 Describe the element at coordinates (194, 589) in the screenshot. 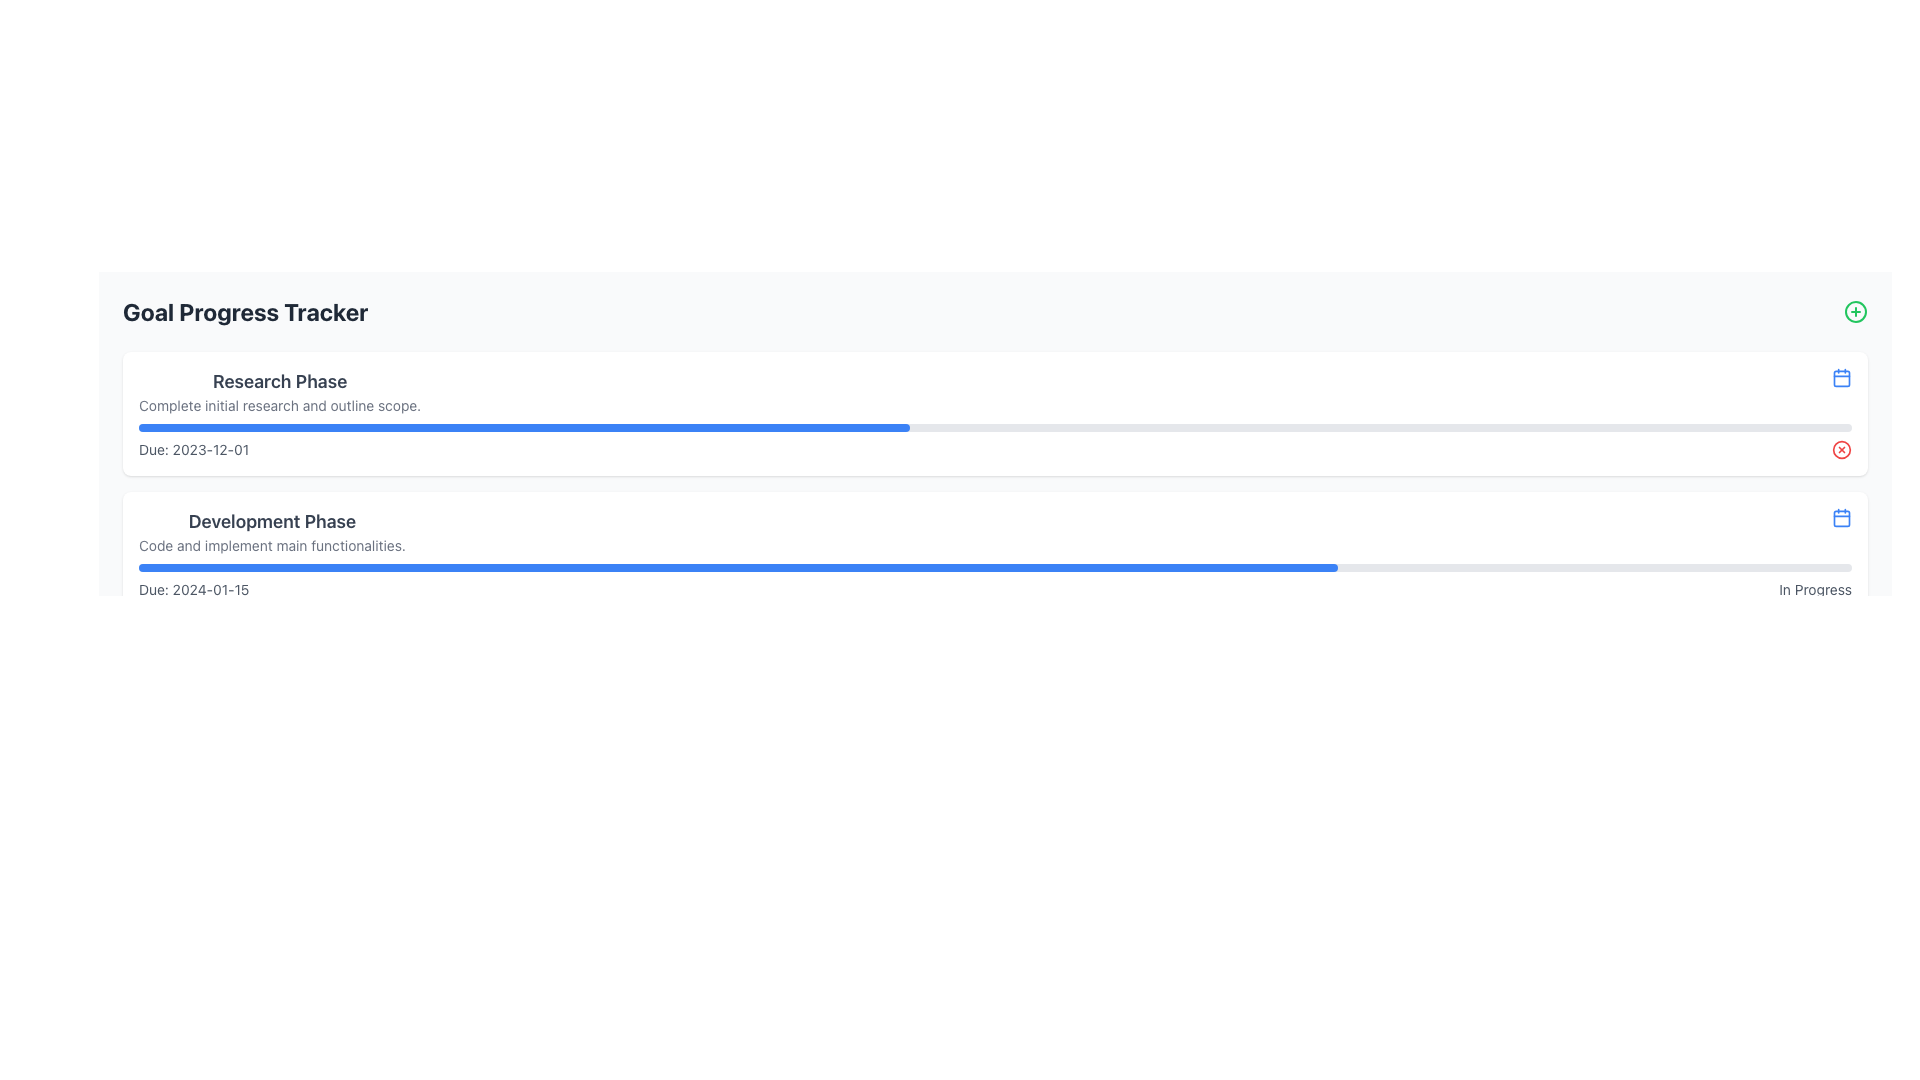

I see `the text label displaying 'Due: 2024-01-15', which is located near the bottom-left of the 'Development Phase' section, just below the progress bar and before the 'In Progress' label` at that location.